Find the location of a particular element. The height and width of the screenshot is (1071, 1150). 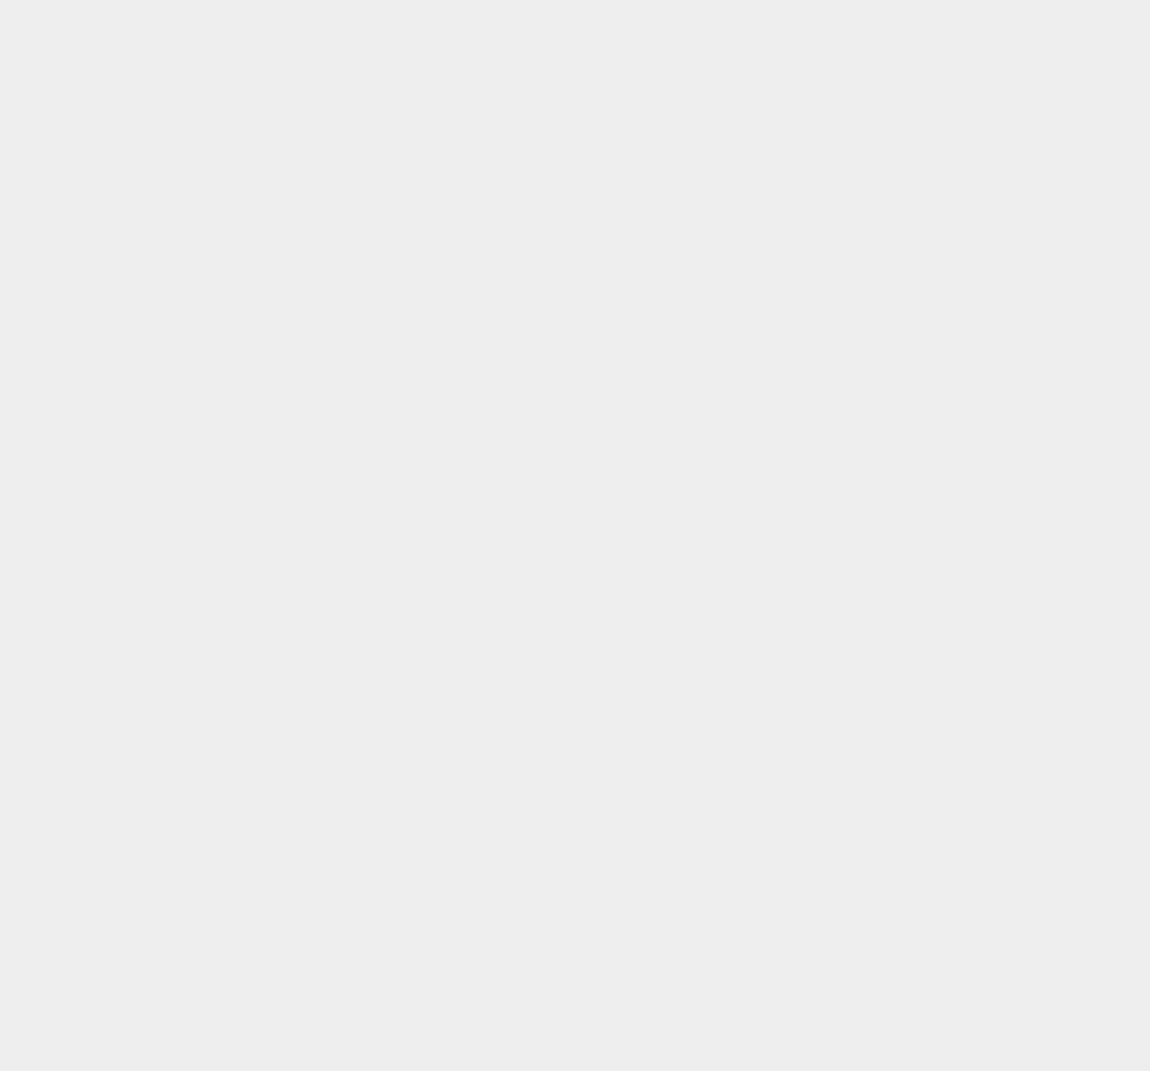

'Android' is located at coordinates (836, 644).